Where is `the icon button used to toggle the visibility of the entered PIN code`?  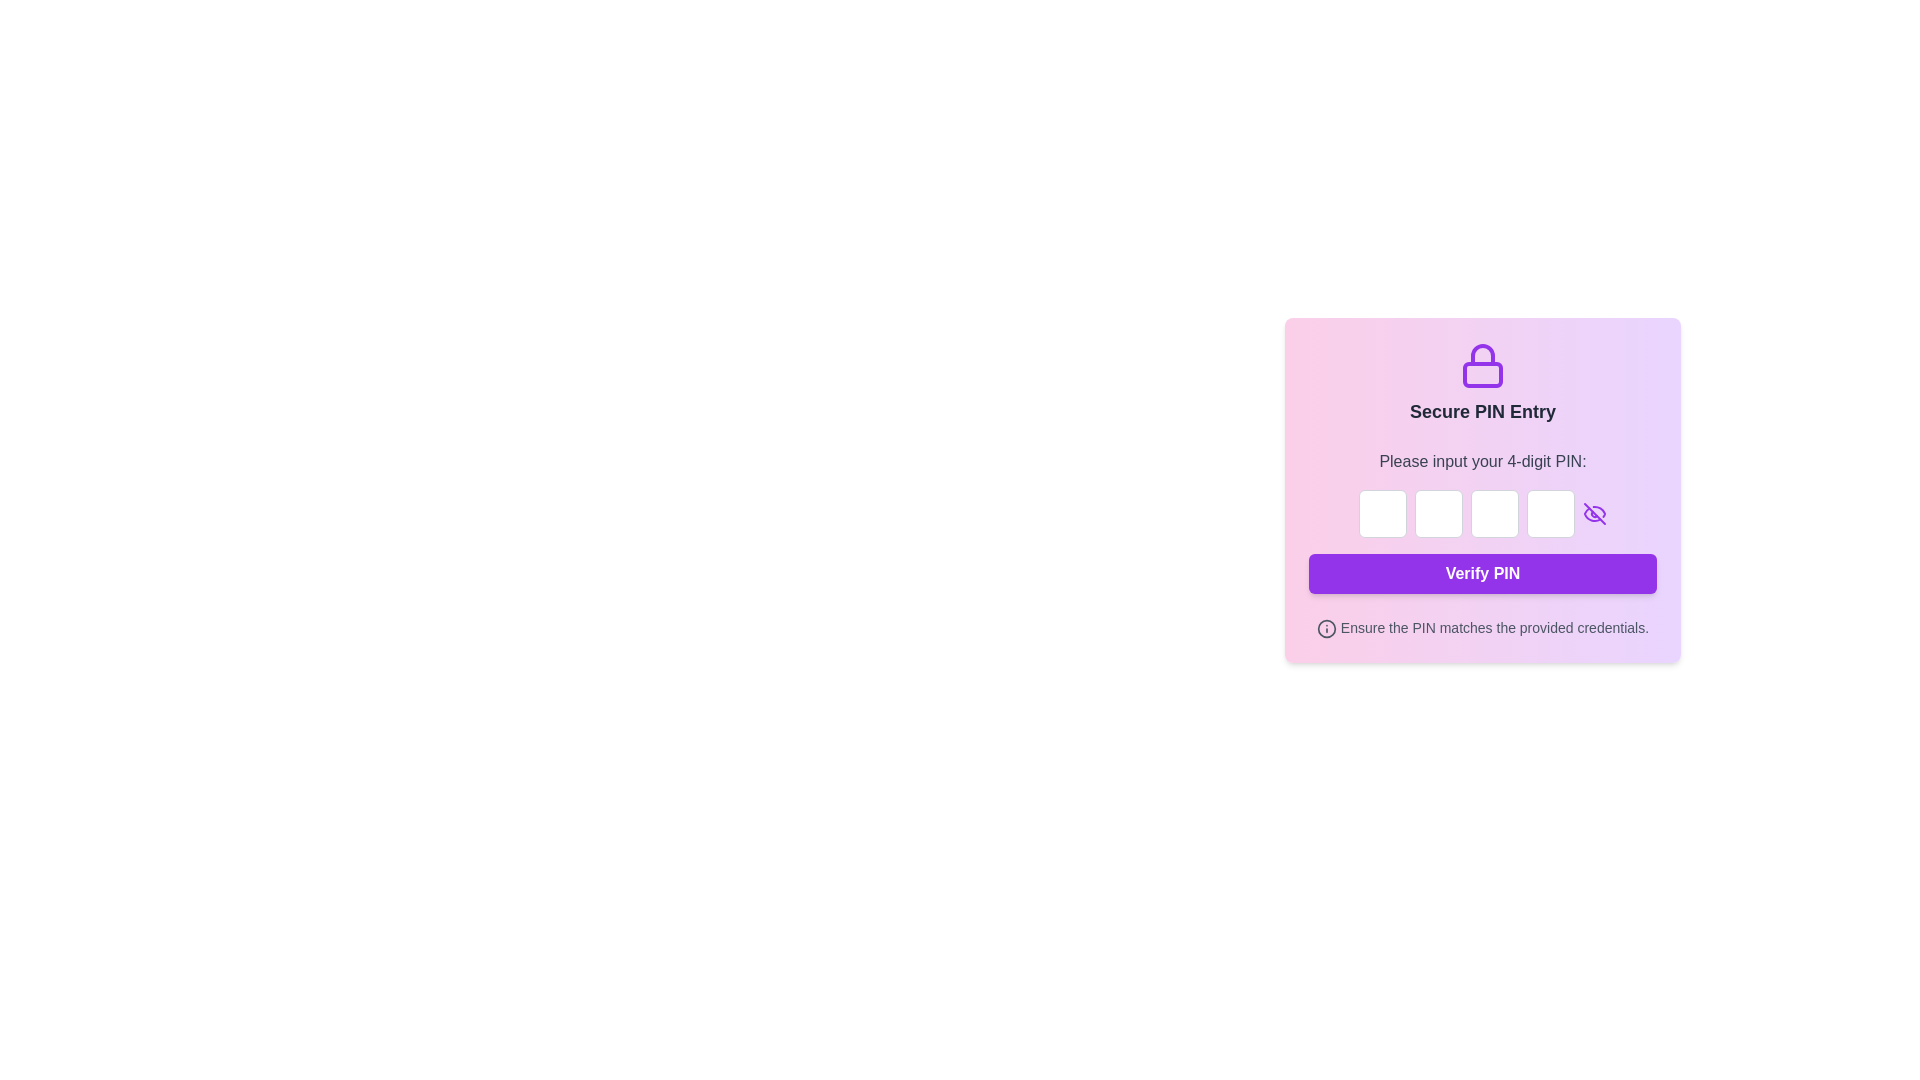 the icon button used to toggle the visibility of the entered PIN code is located at coordinates (1593, 512).